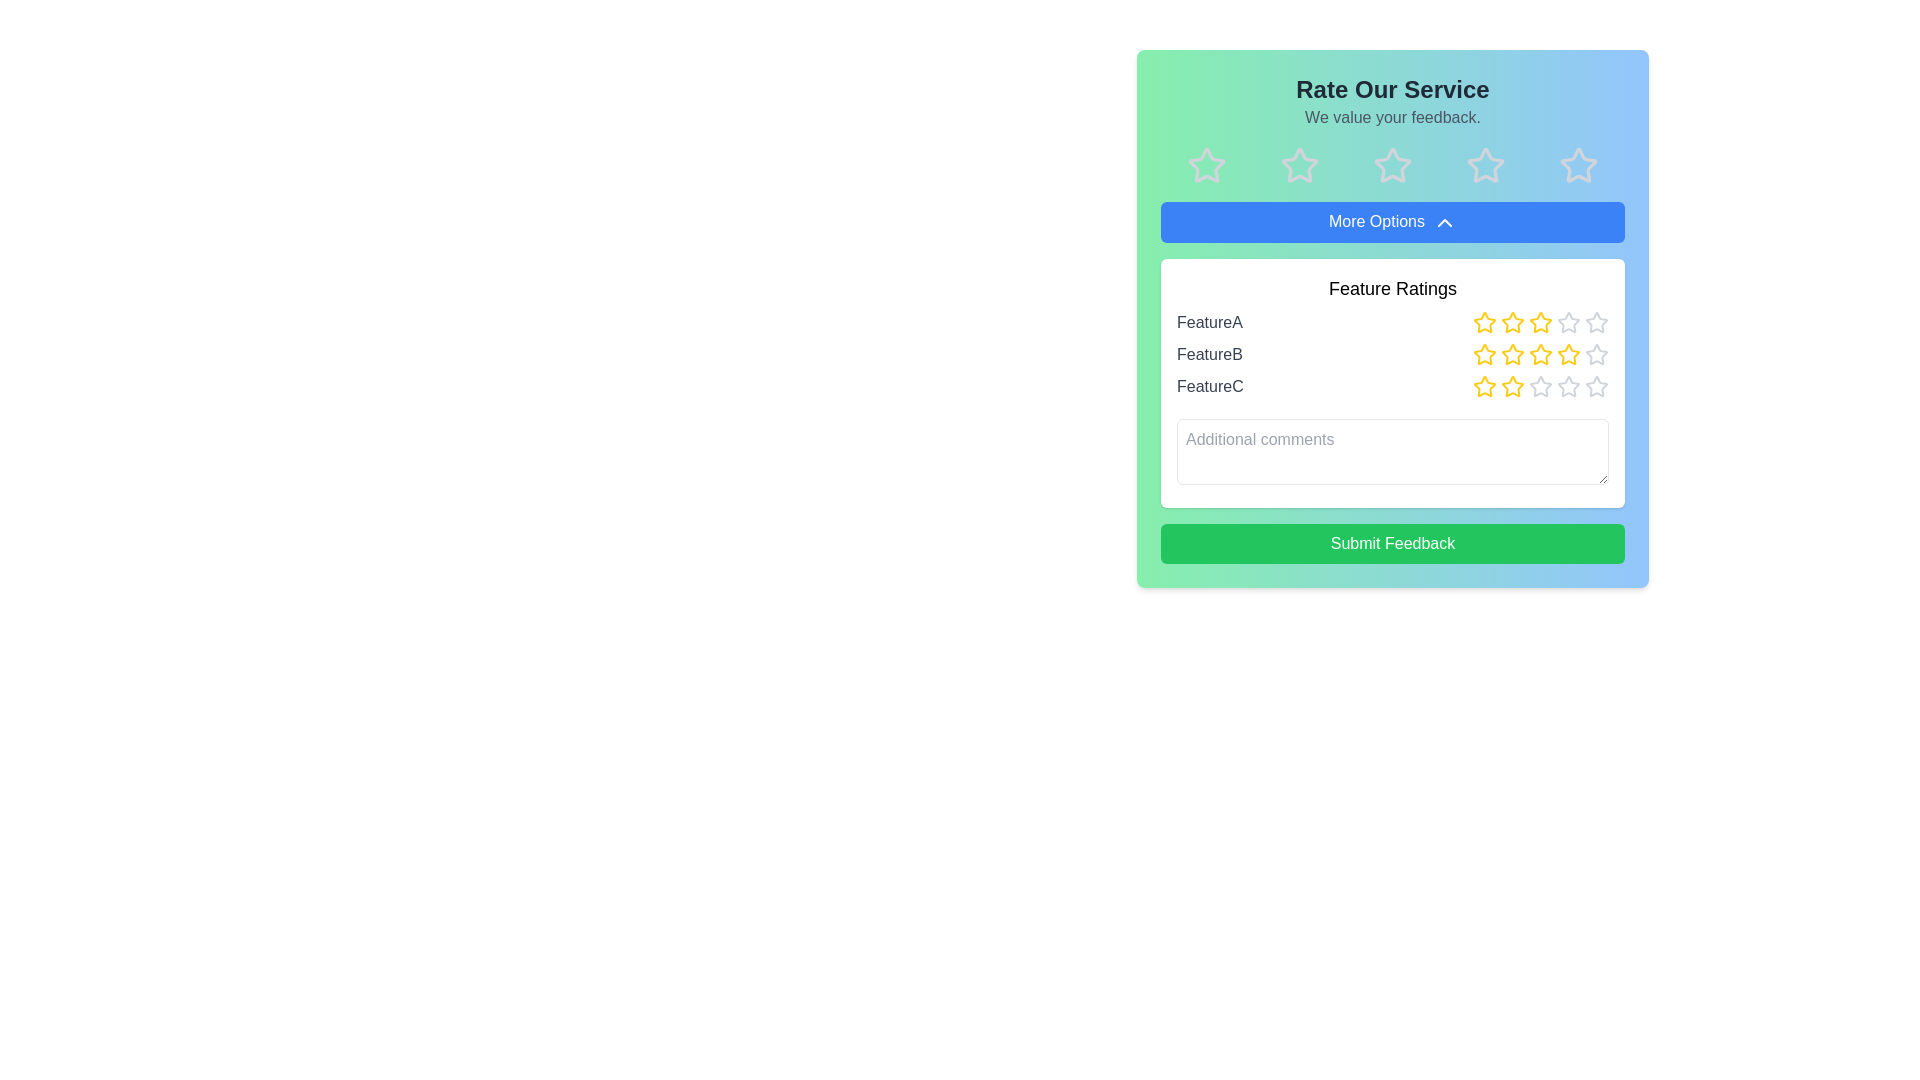 The height and width of the screenshot is (1080, 1920). I want to click on the first star icon in the horizontal bar, so click(1206, 164).